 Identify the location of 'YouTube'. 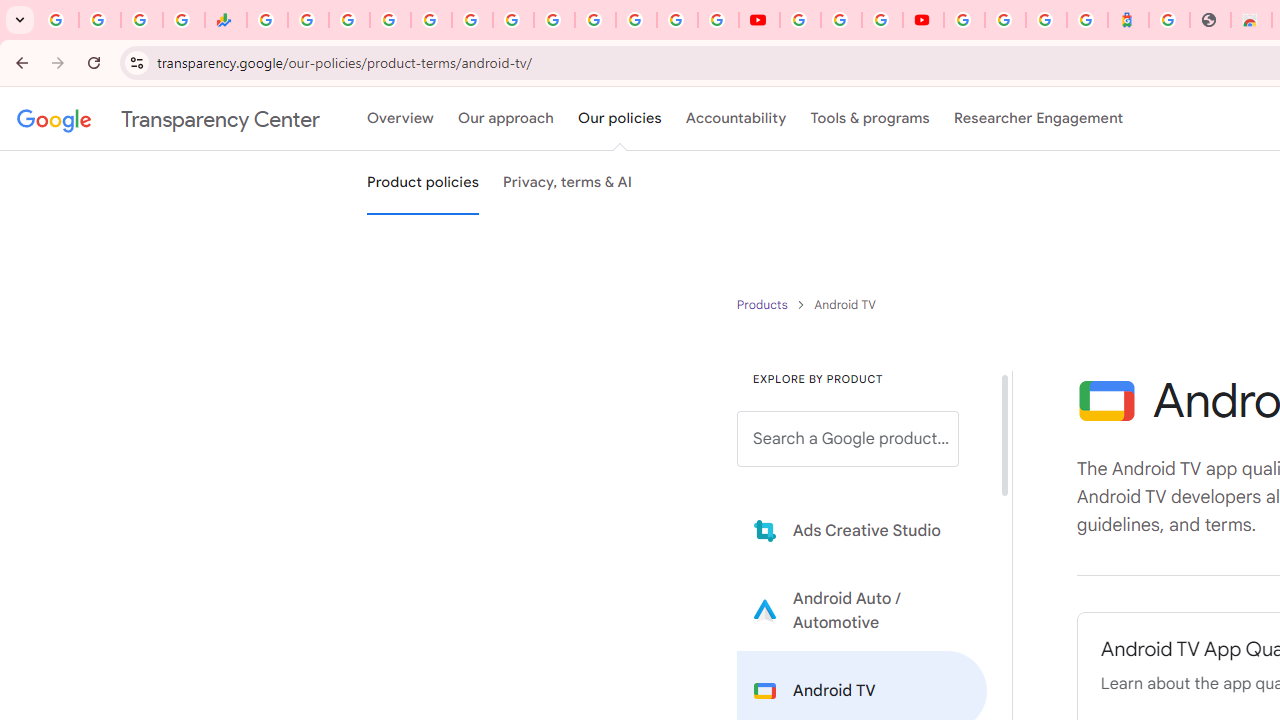
(758, 20).